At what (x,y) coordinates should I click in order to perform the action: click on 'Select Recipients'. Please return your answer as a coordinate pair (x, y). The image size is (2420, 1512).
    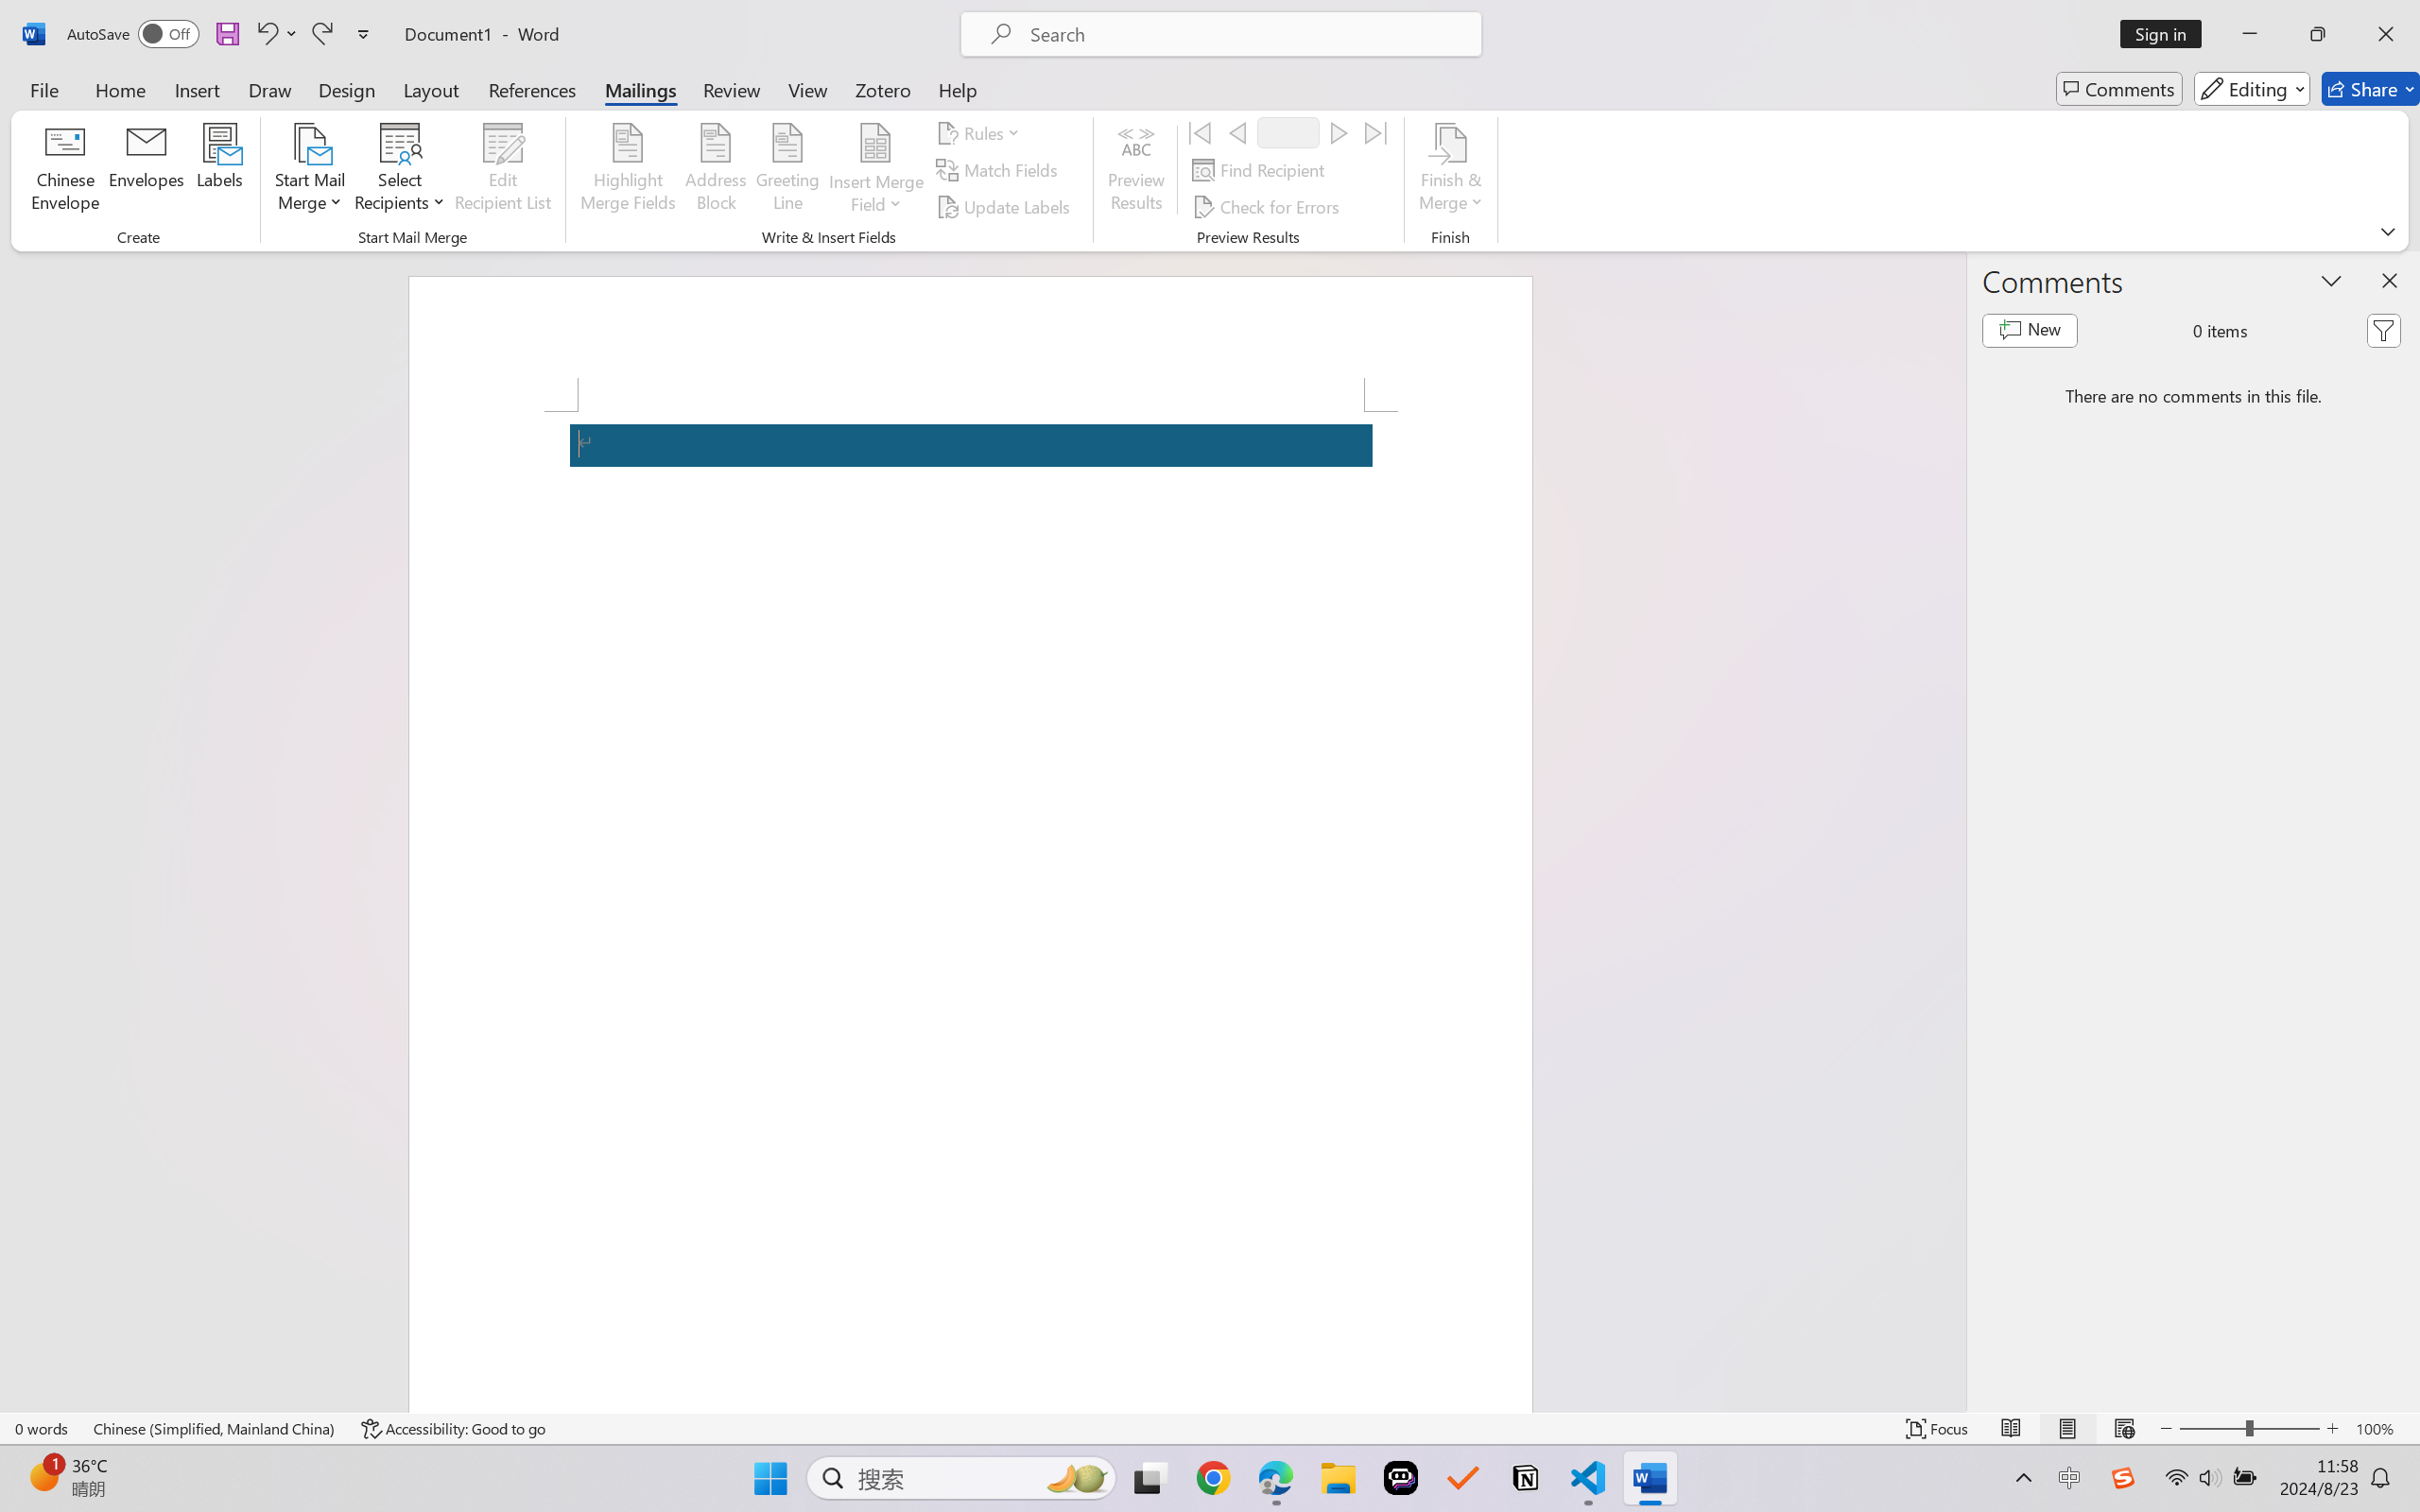
    Looking at the image, I should click on (399, 170).